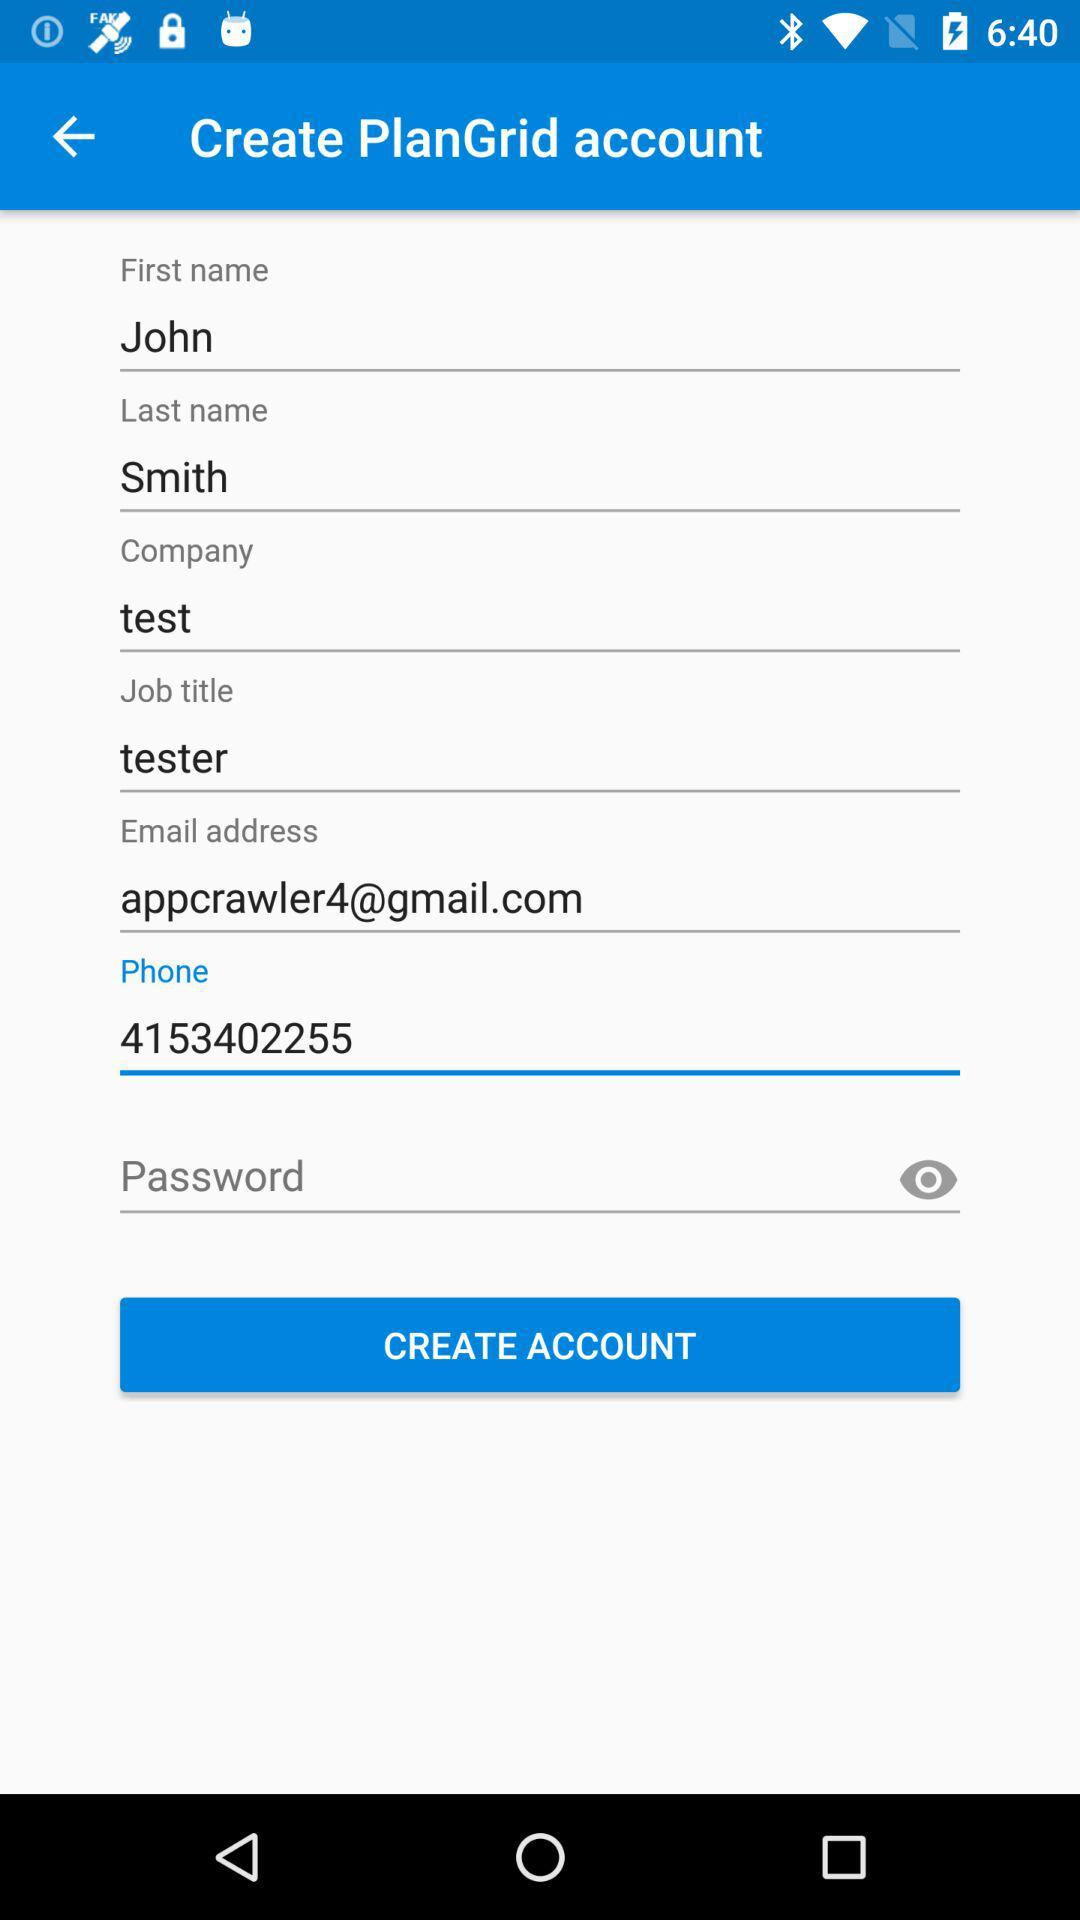 Image resolution: width=1080 pixels, height=1920 pixels. I want to click on test, so click(540, 615).